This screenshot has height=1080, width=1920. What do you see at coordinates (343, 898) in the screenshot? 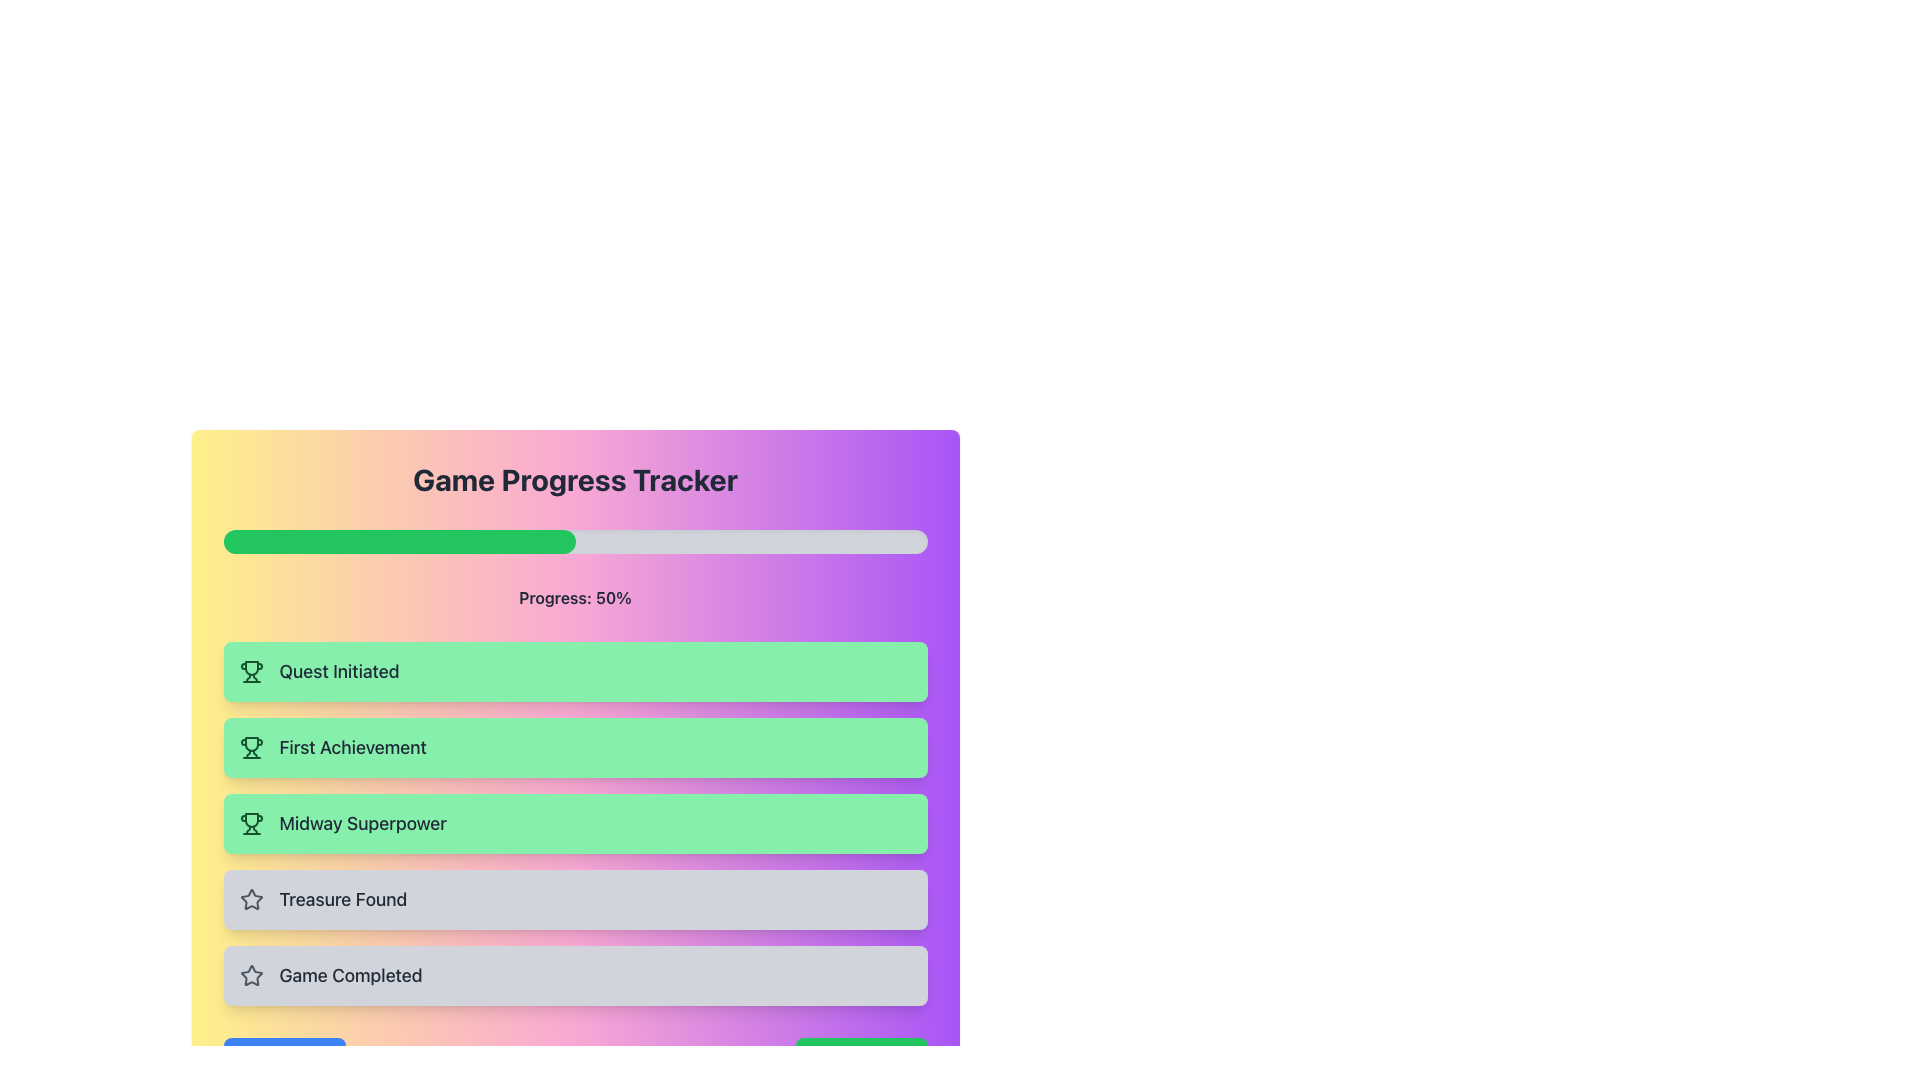
I see `the 'Treasure Found' Text Label, which indicates a milestone in the progression tracker` at bounding box center [343, 898].